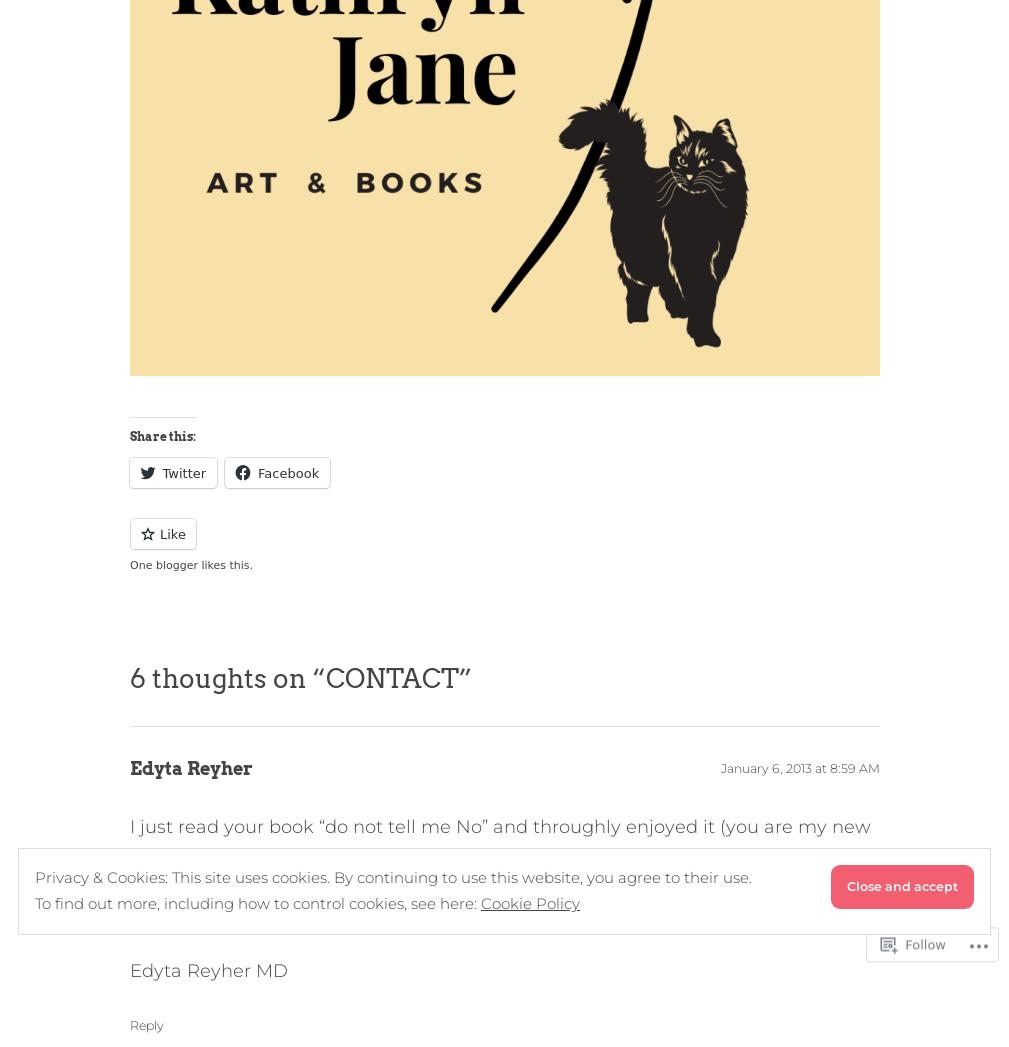 Image resolution: width=1009 pixels, height=1047 pixels. Describe the element at coordinates (161, 435) in the screenshot. I see `'Share this:'` at that location.